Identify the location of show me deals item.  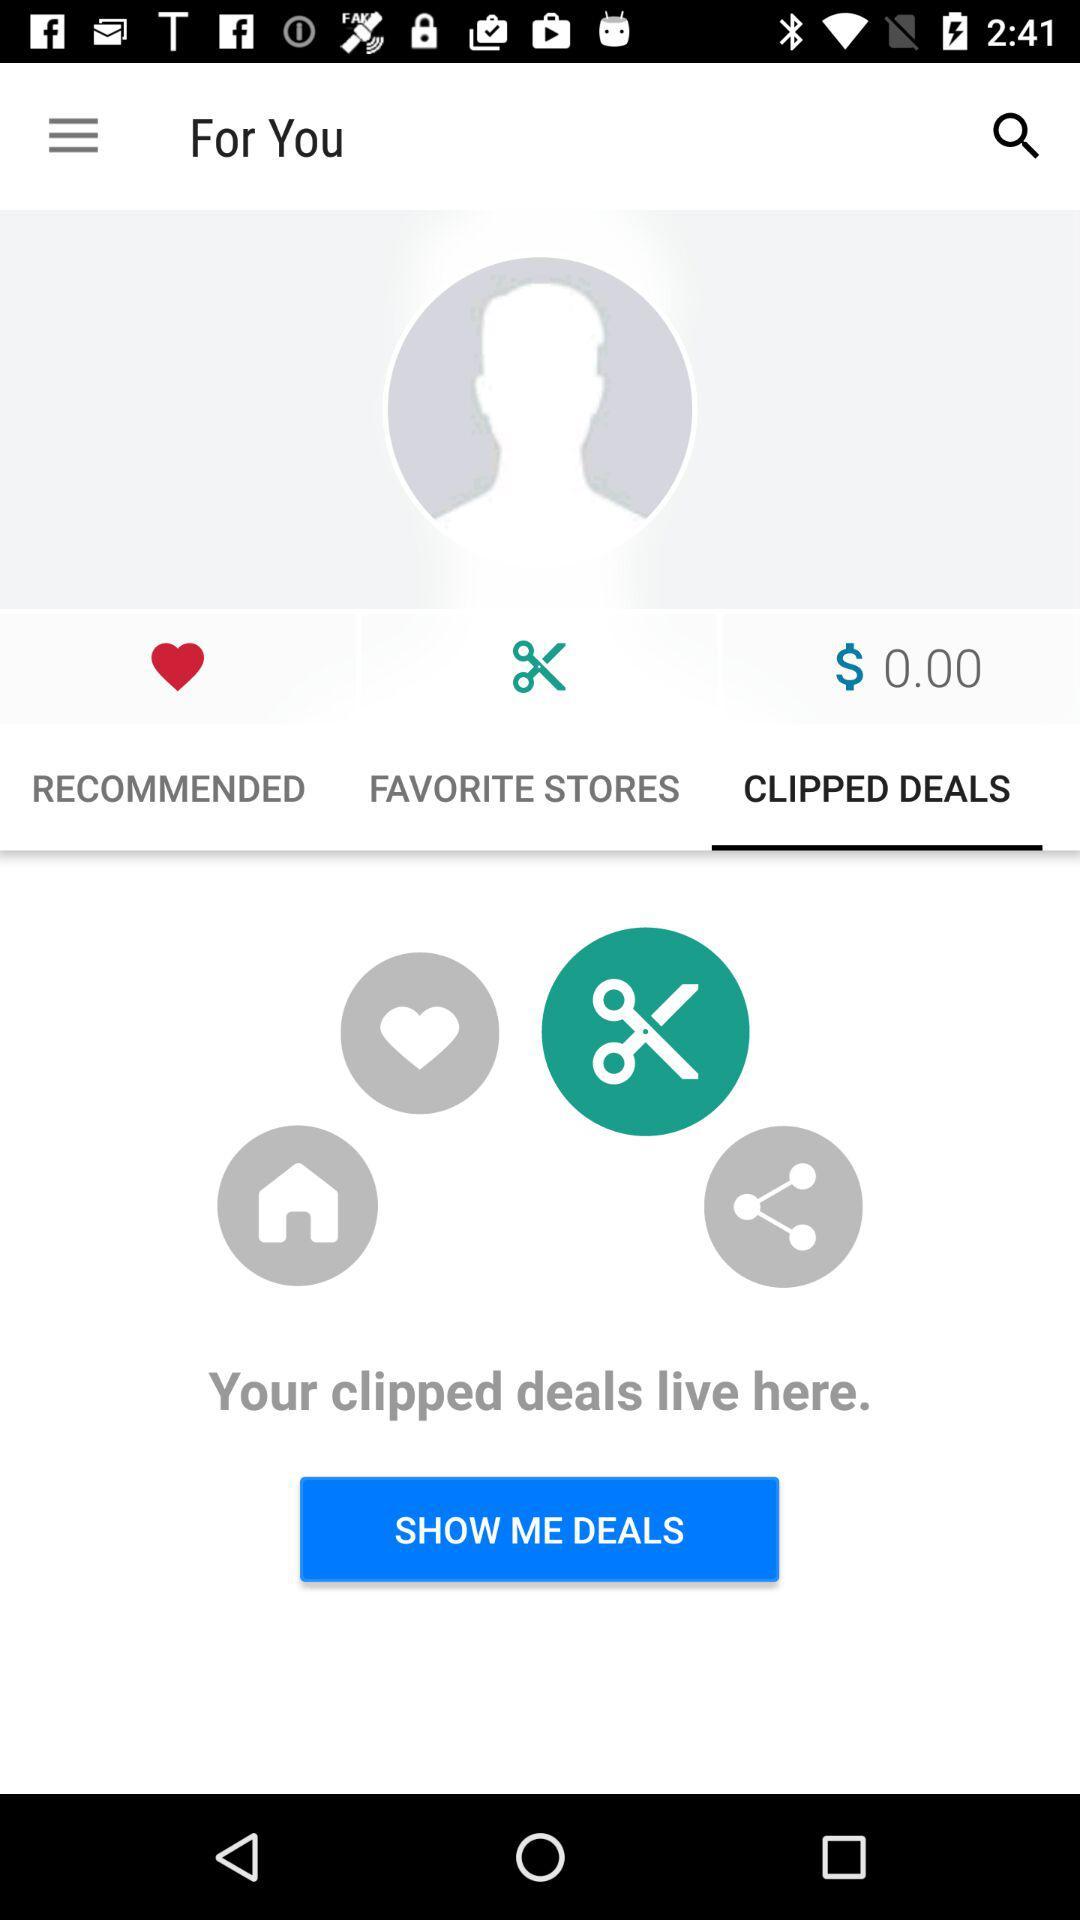
(538, 1528).